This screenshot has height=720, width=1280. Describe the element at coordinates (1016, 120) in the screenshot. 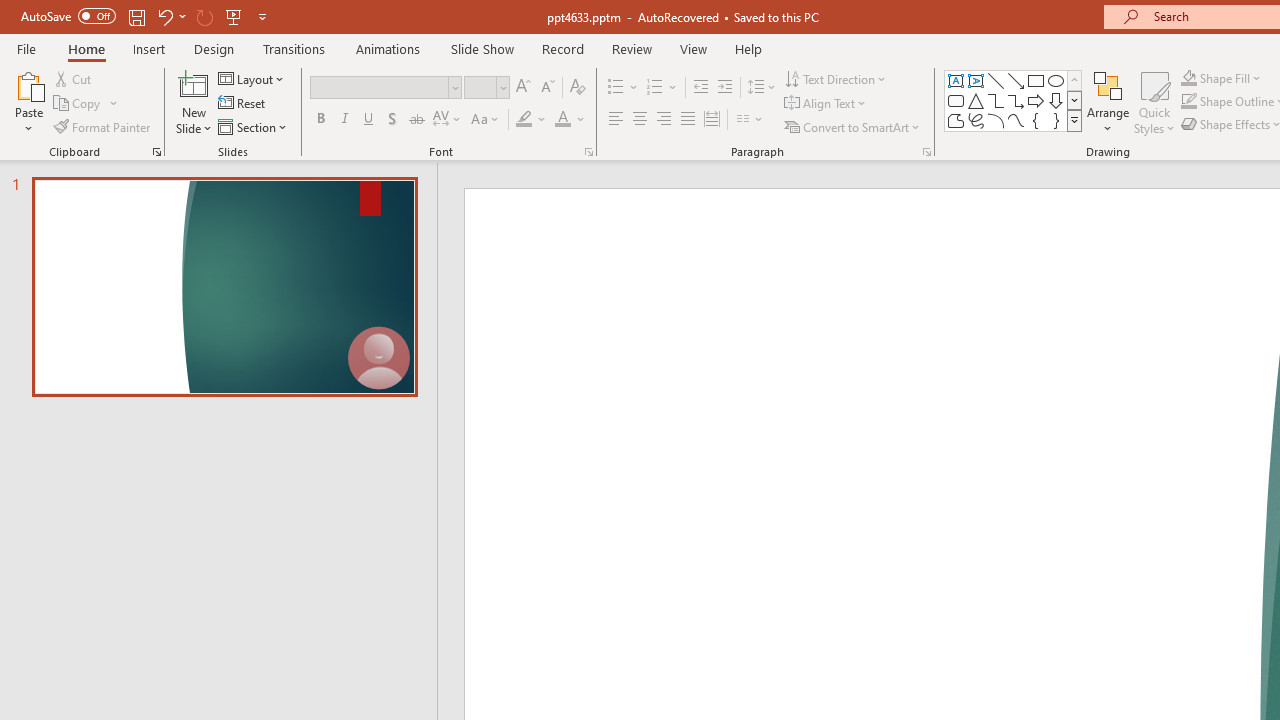

I see `'Curve'` at that location.